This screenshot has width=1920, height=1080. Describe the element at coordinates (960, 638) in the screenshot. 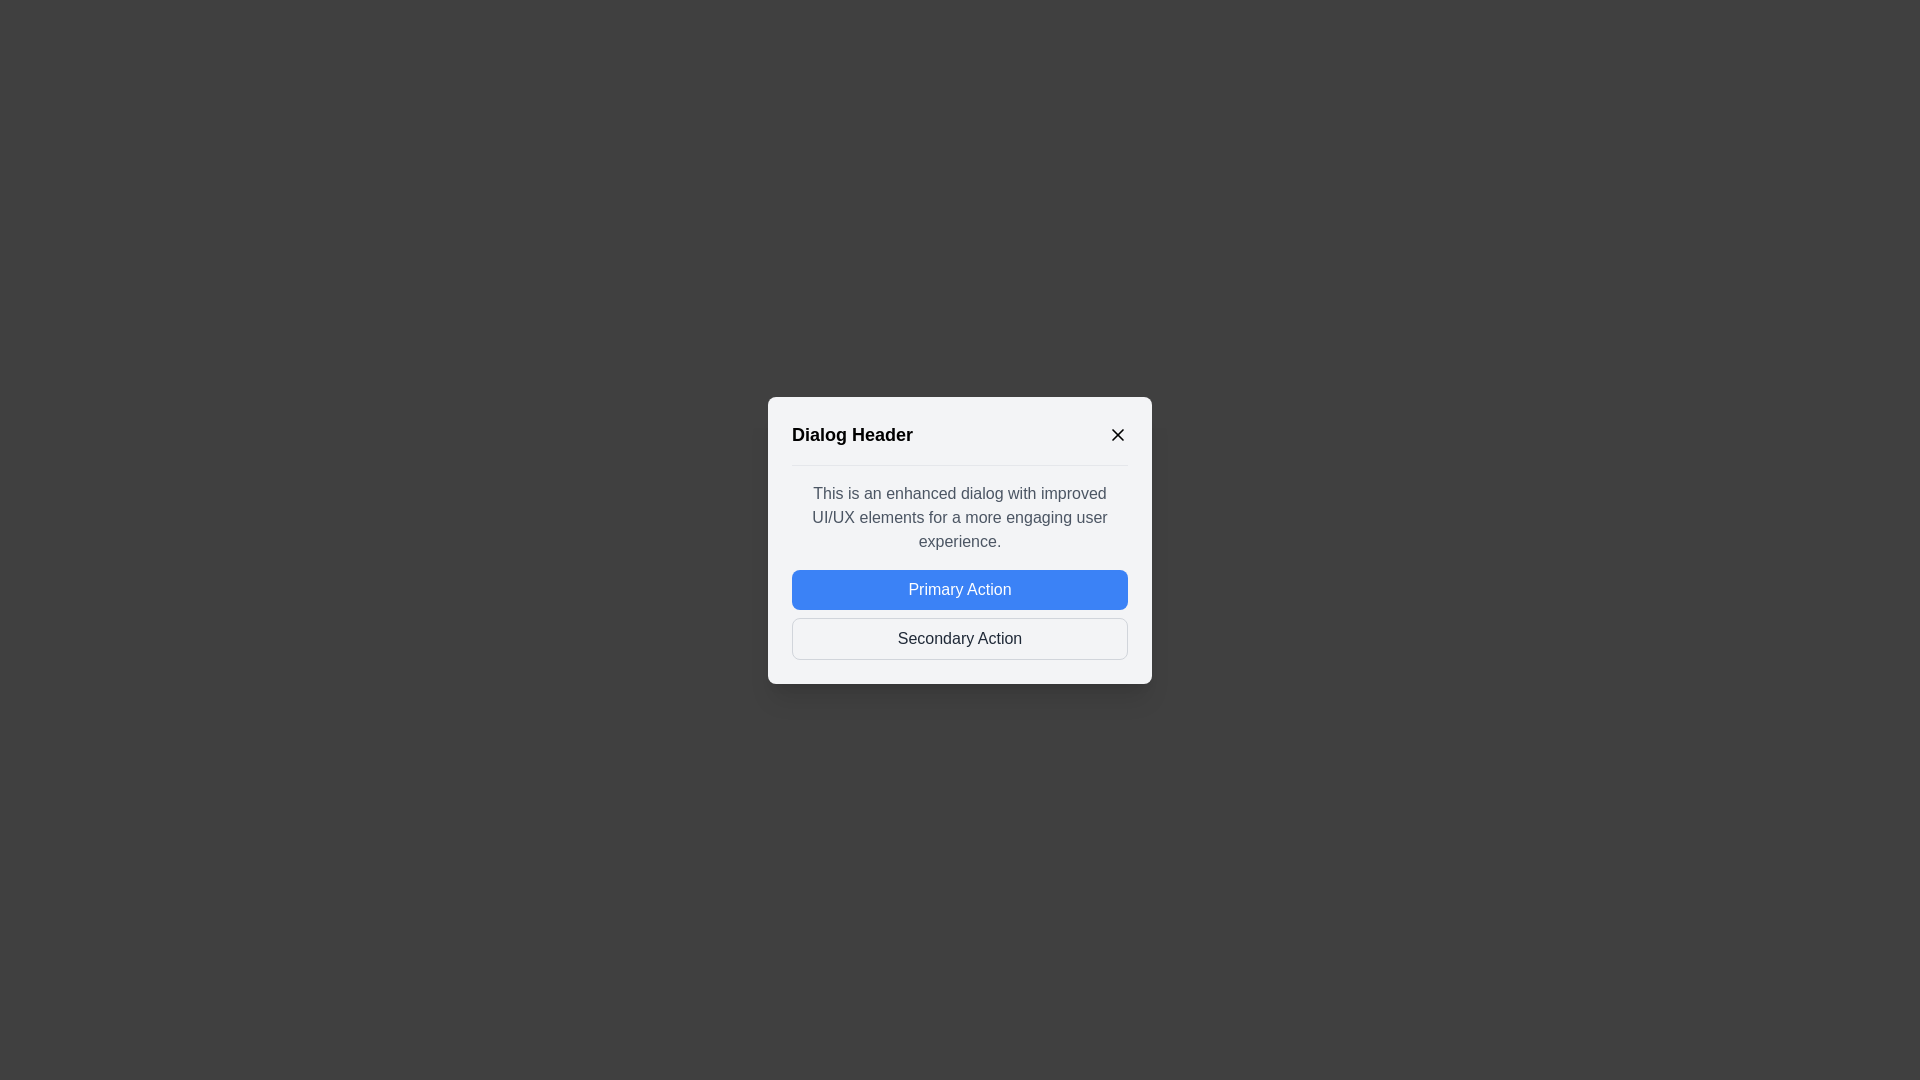

I see `the 'Secondary Action' button to perform its associated action` at that location.